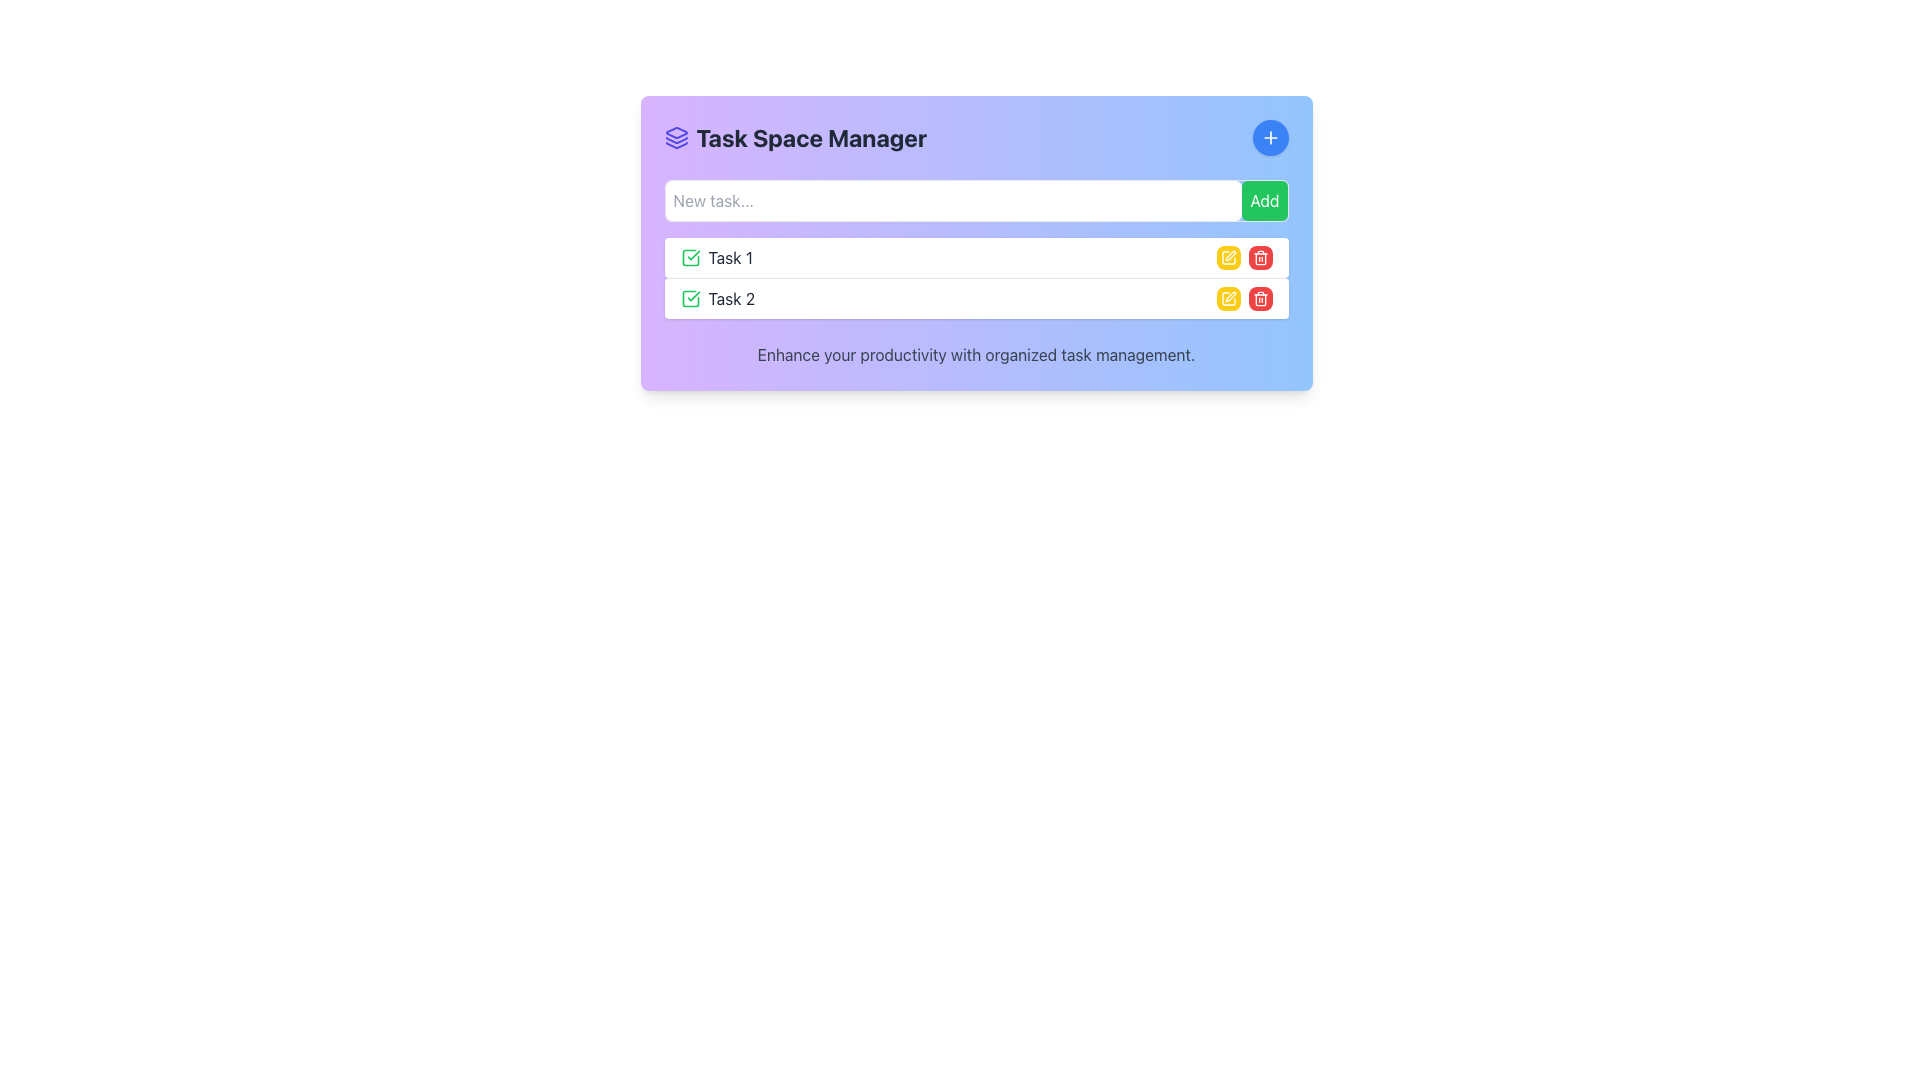  Describe the element at coordinates (976, 298) in the screenshot. I see `the task item labeled 'Task 2'` at that location.